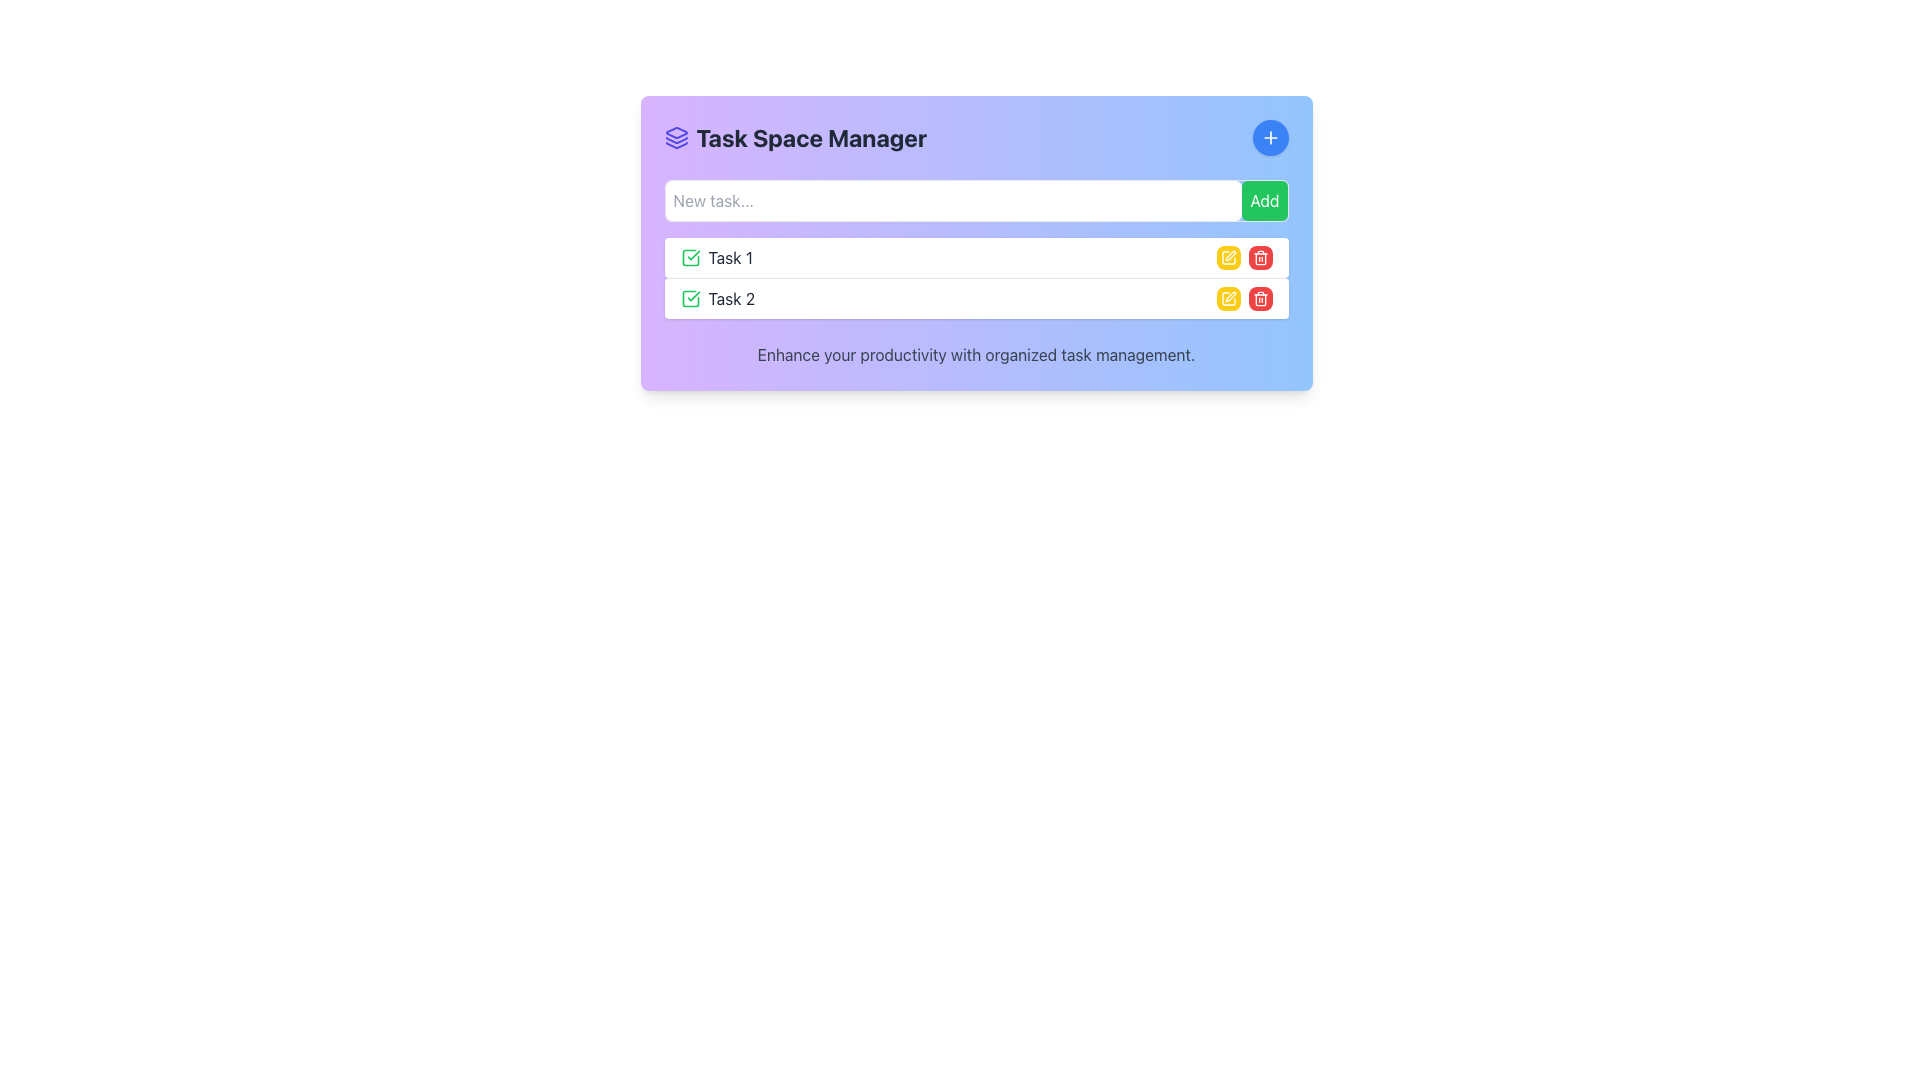  Describe the element at coordinates (976, 298) in the screenshot. I see `the task item labeled 'Task 2'` at that location.